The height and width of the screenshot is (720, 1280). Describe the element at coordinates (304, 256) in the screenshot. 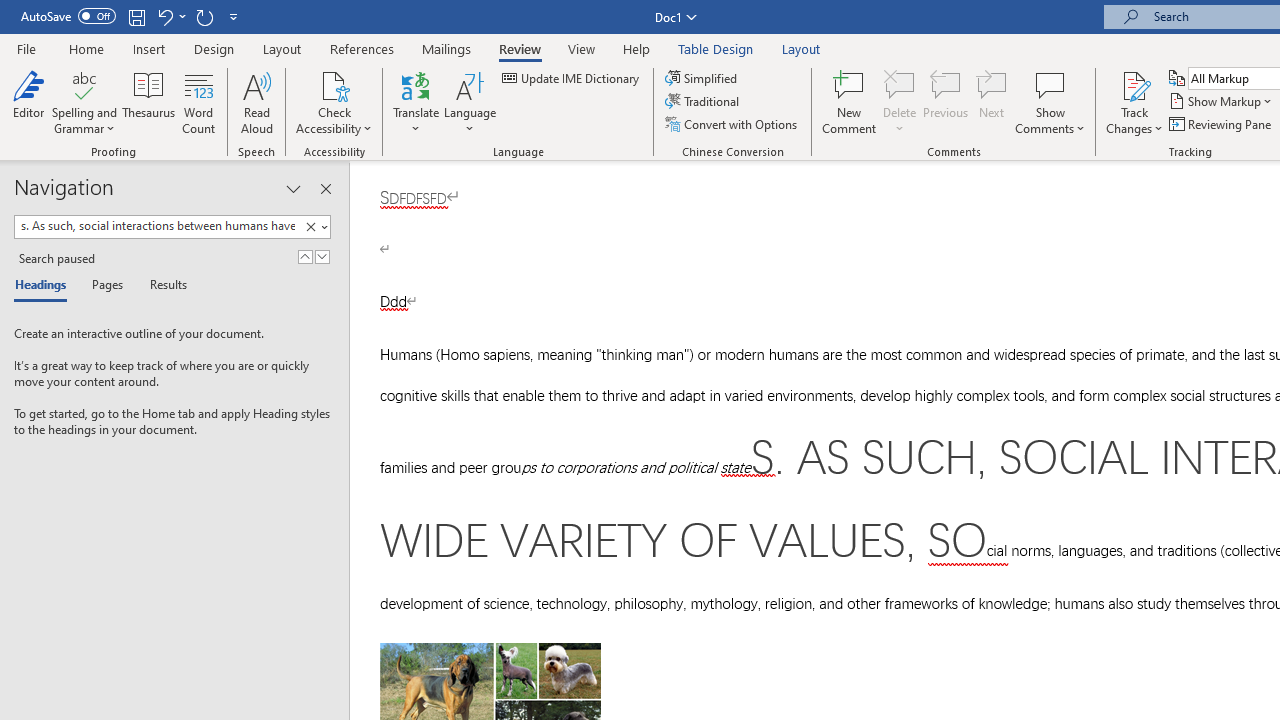

I see `'Previous Result'` at that location.